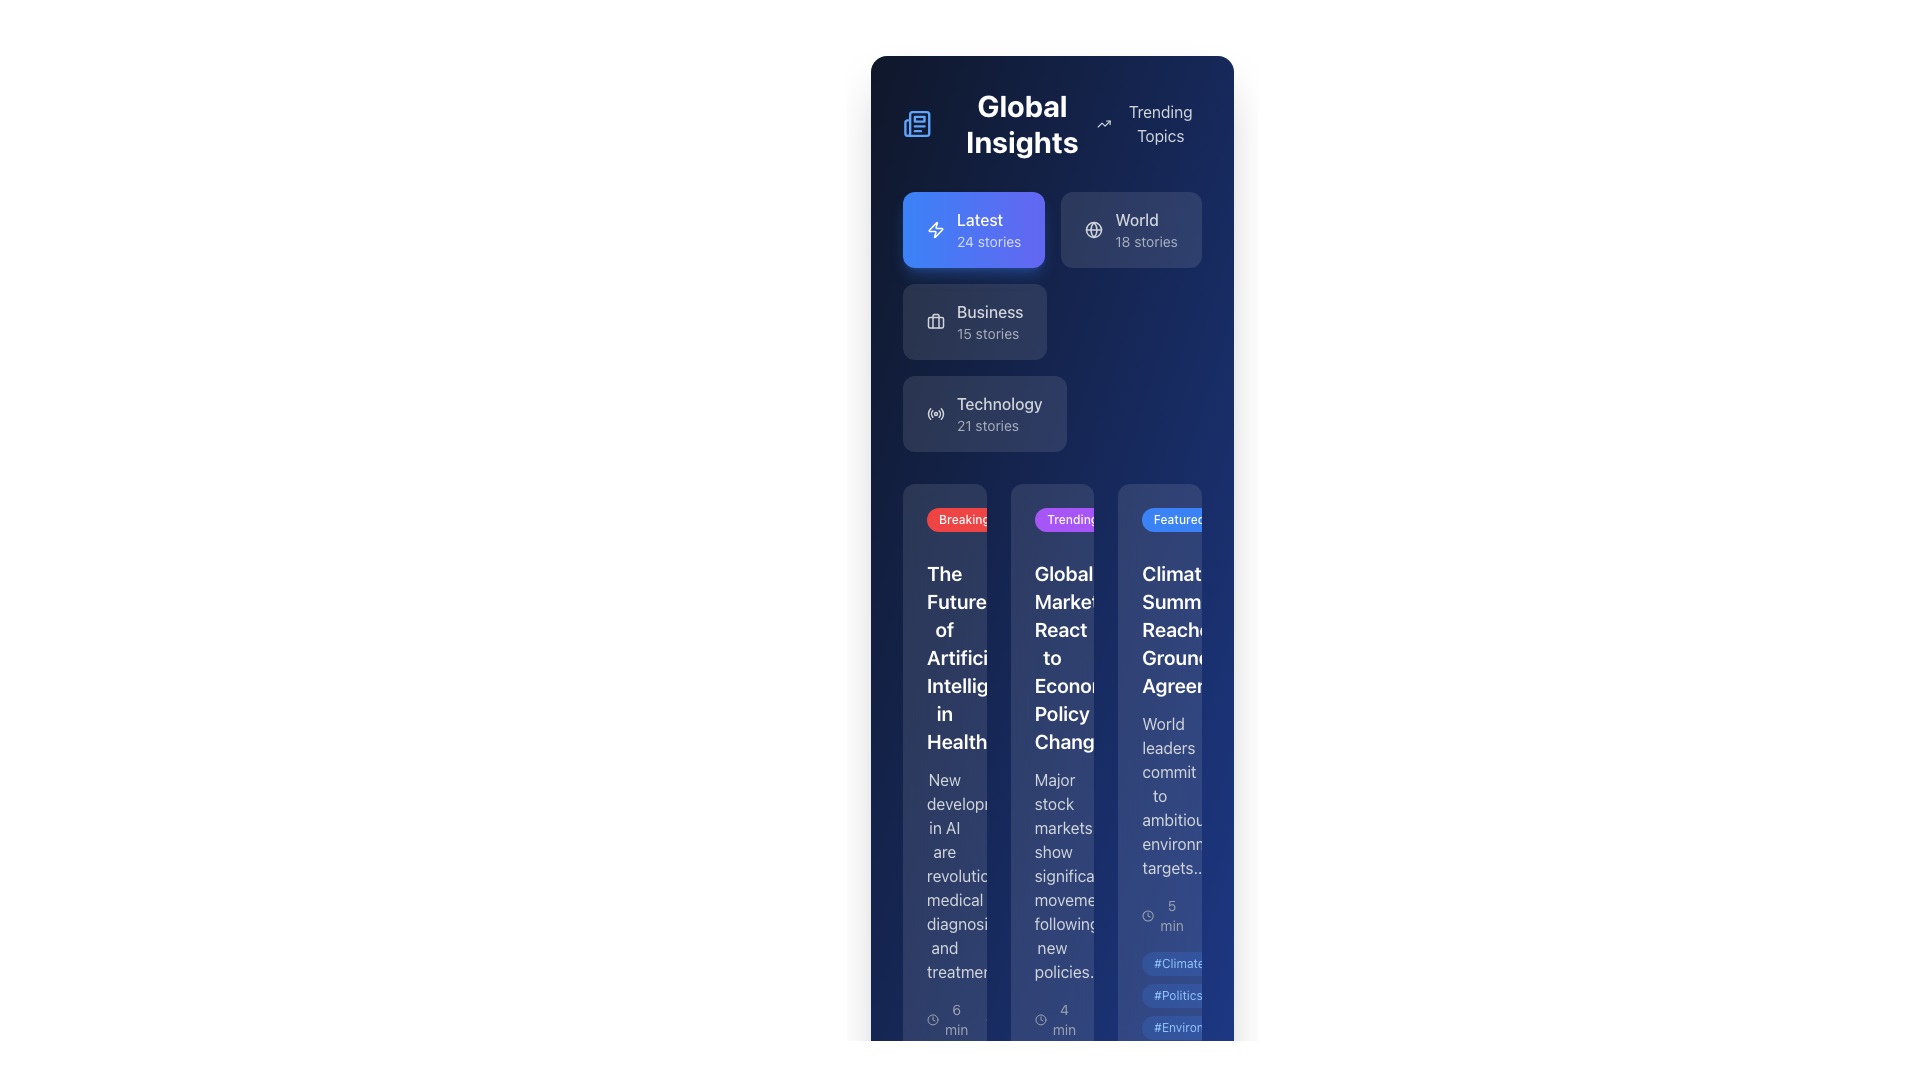 The height and width of the screenshot is (1080, 1920). What do you see at coordinates (989, 219) in the screenshot?
I see `the 'Latest' category label text, which serves as a descriptor for the most recent stories section` at bounding box center [989, 219].